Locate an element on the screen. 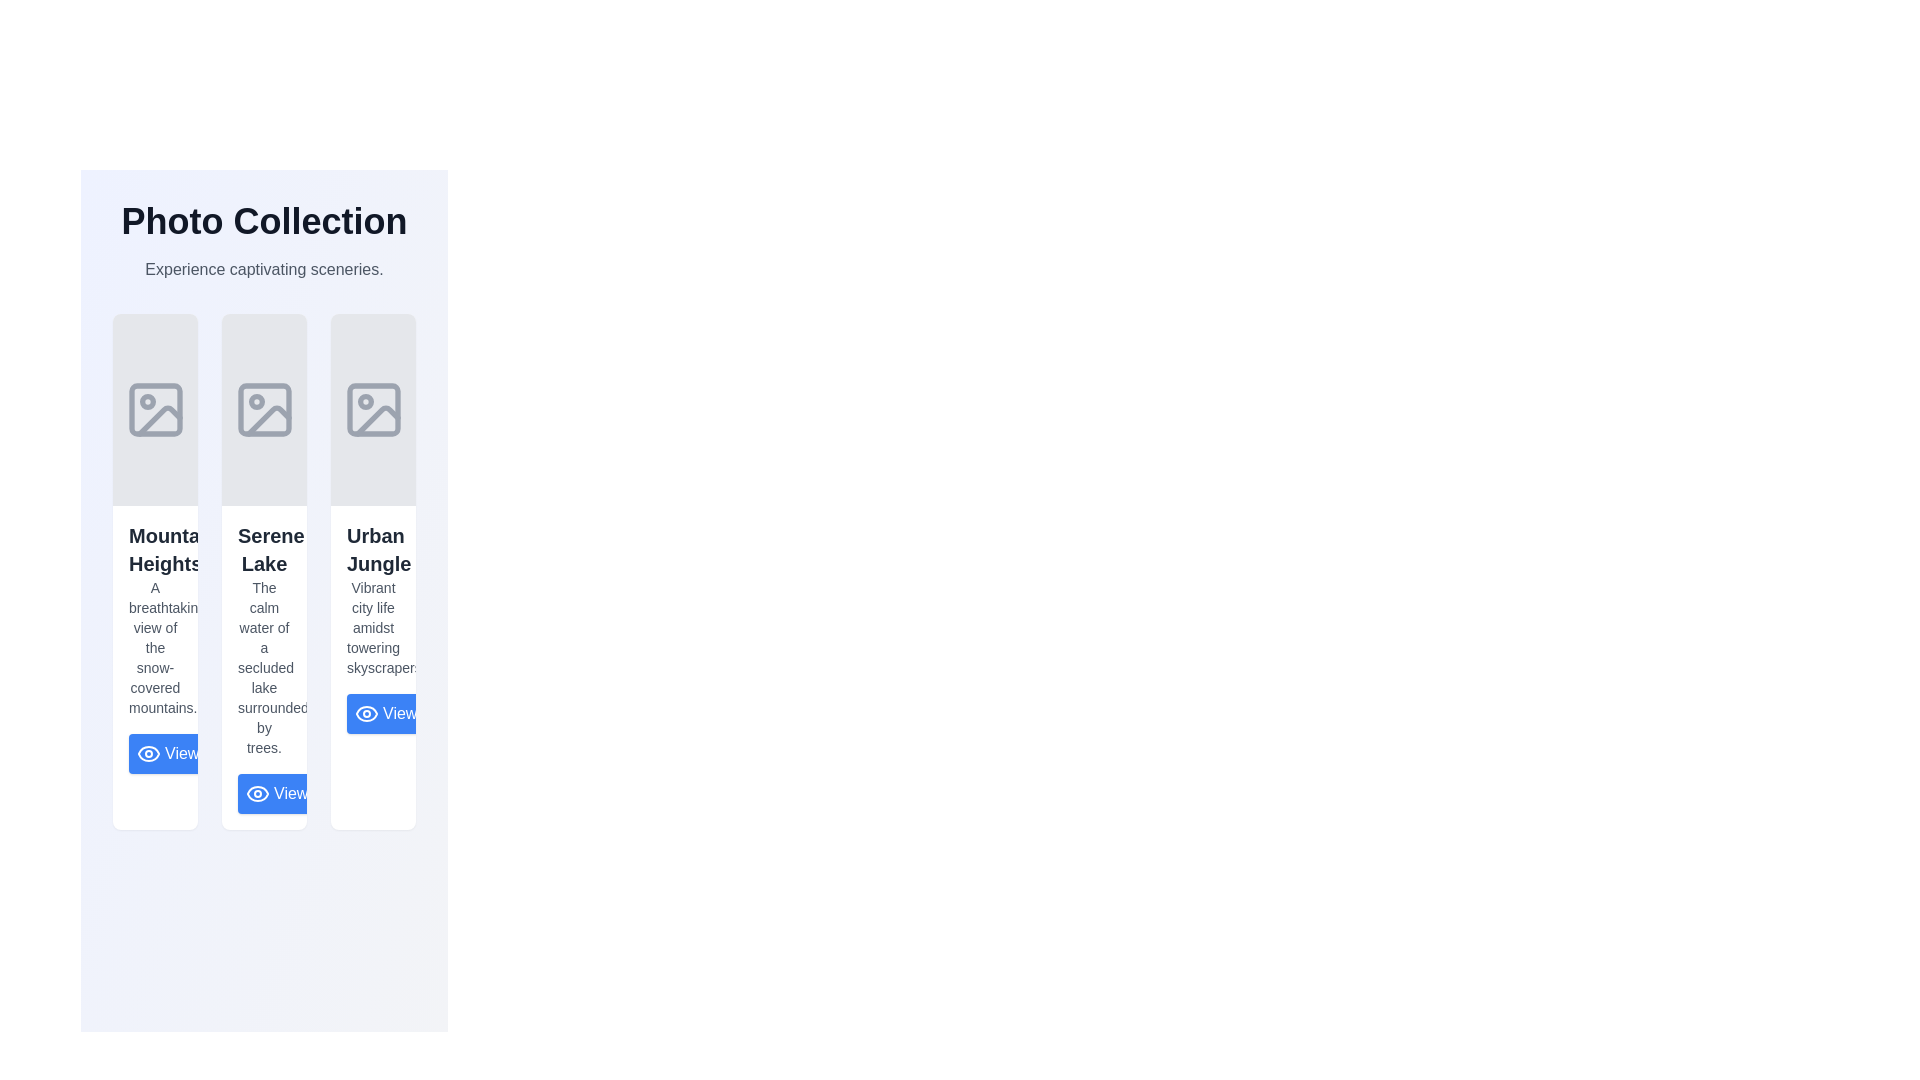 The width and height of the screenshot is (1920, 1080). the eye icon representing the 'View' action located in the middle column under the 'Serene Lake' description is located at coordinates (257, 793).